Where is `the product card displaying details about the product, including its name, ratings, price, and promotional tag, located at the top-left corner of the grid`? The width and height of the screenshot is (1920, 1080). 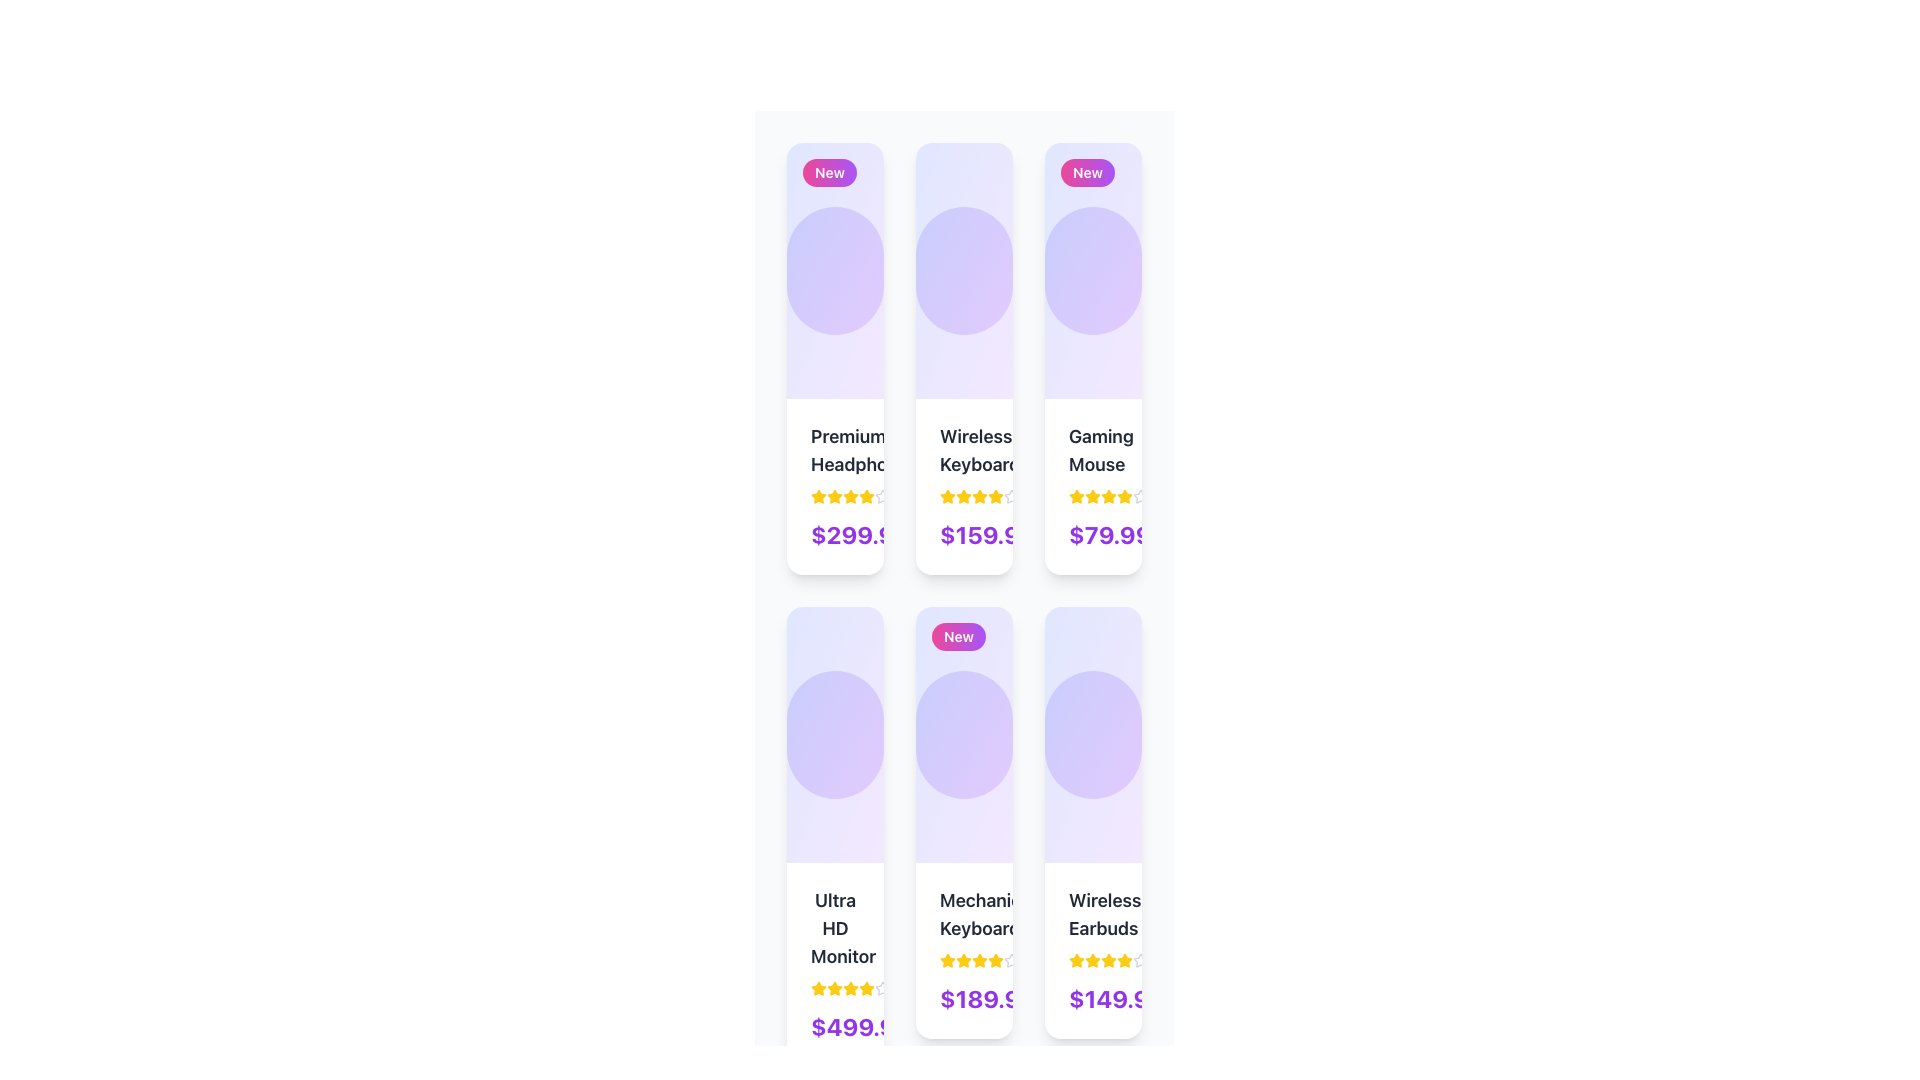
the product card displaying details about the product, including its name, ratings, price, and promotional tag, located at the top-left corner of the grid is located at coordinates (835, 357).